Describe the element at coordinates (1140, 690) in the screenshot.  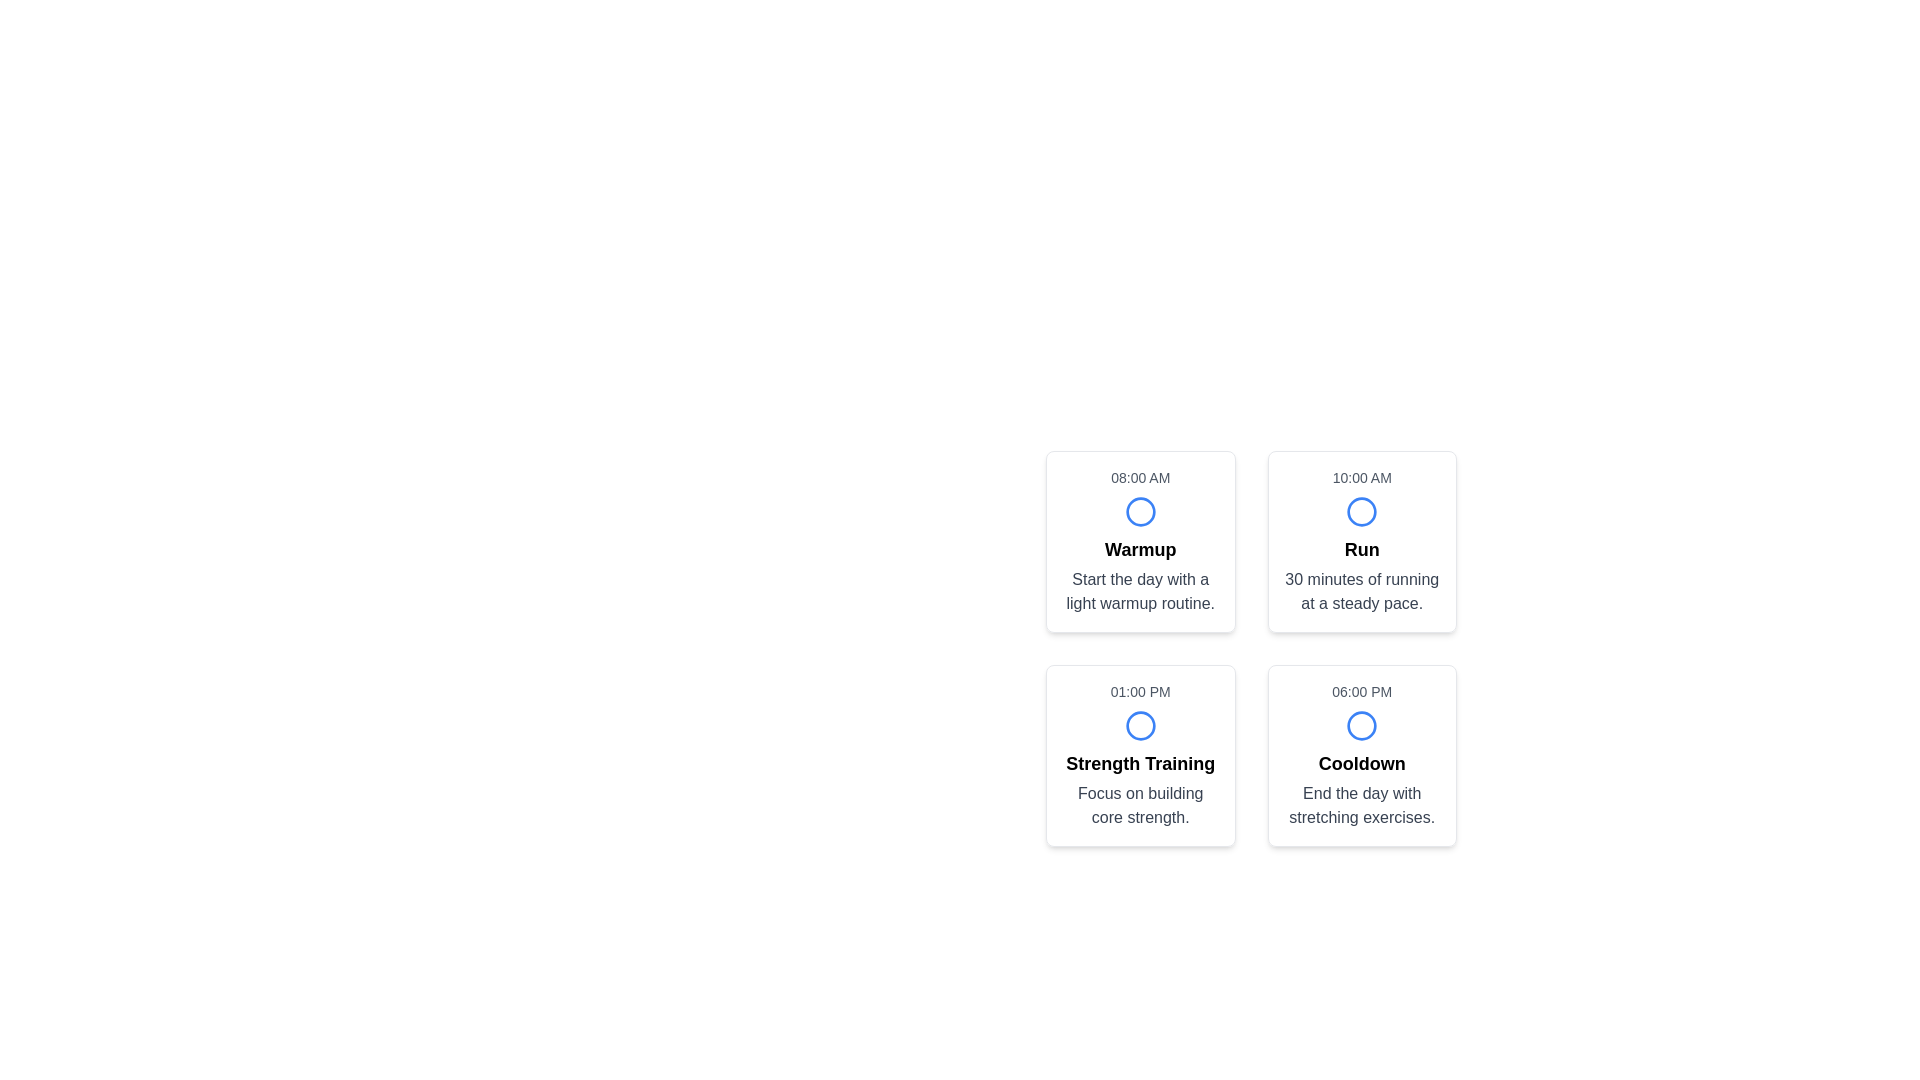
I see `the timestamp text label located in the top section of the second card in the layout grid, above the blue circular icon and the activity title 'Strength Training'` at that location.